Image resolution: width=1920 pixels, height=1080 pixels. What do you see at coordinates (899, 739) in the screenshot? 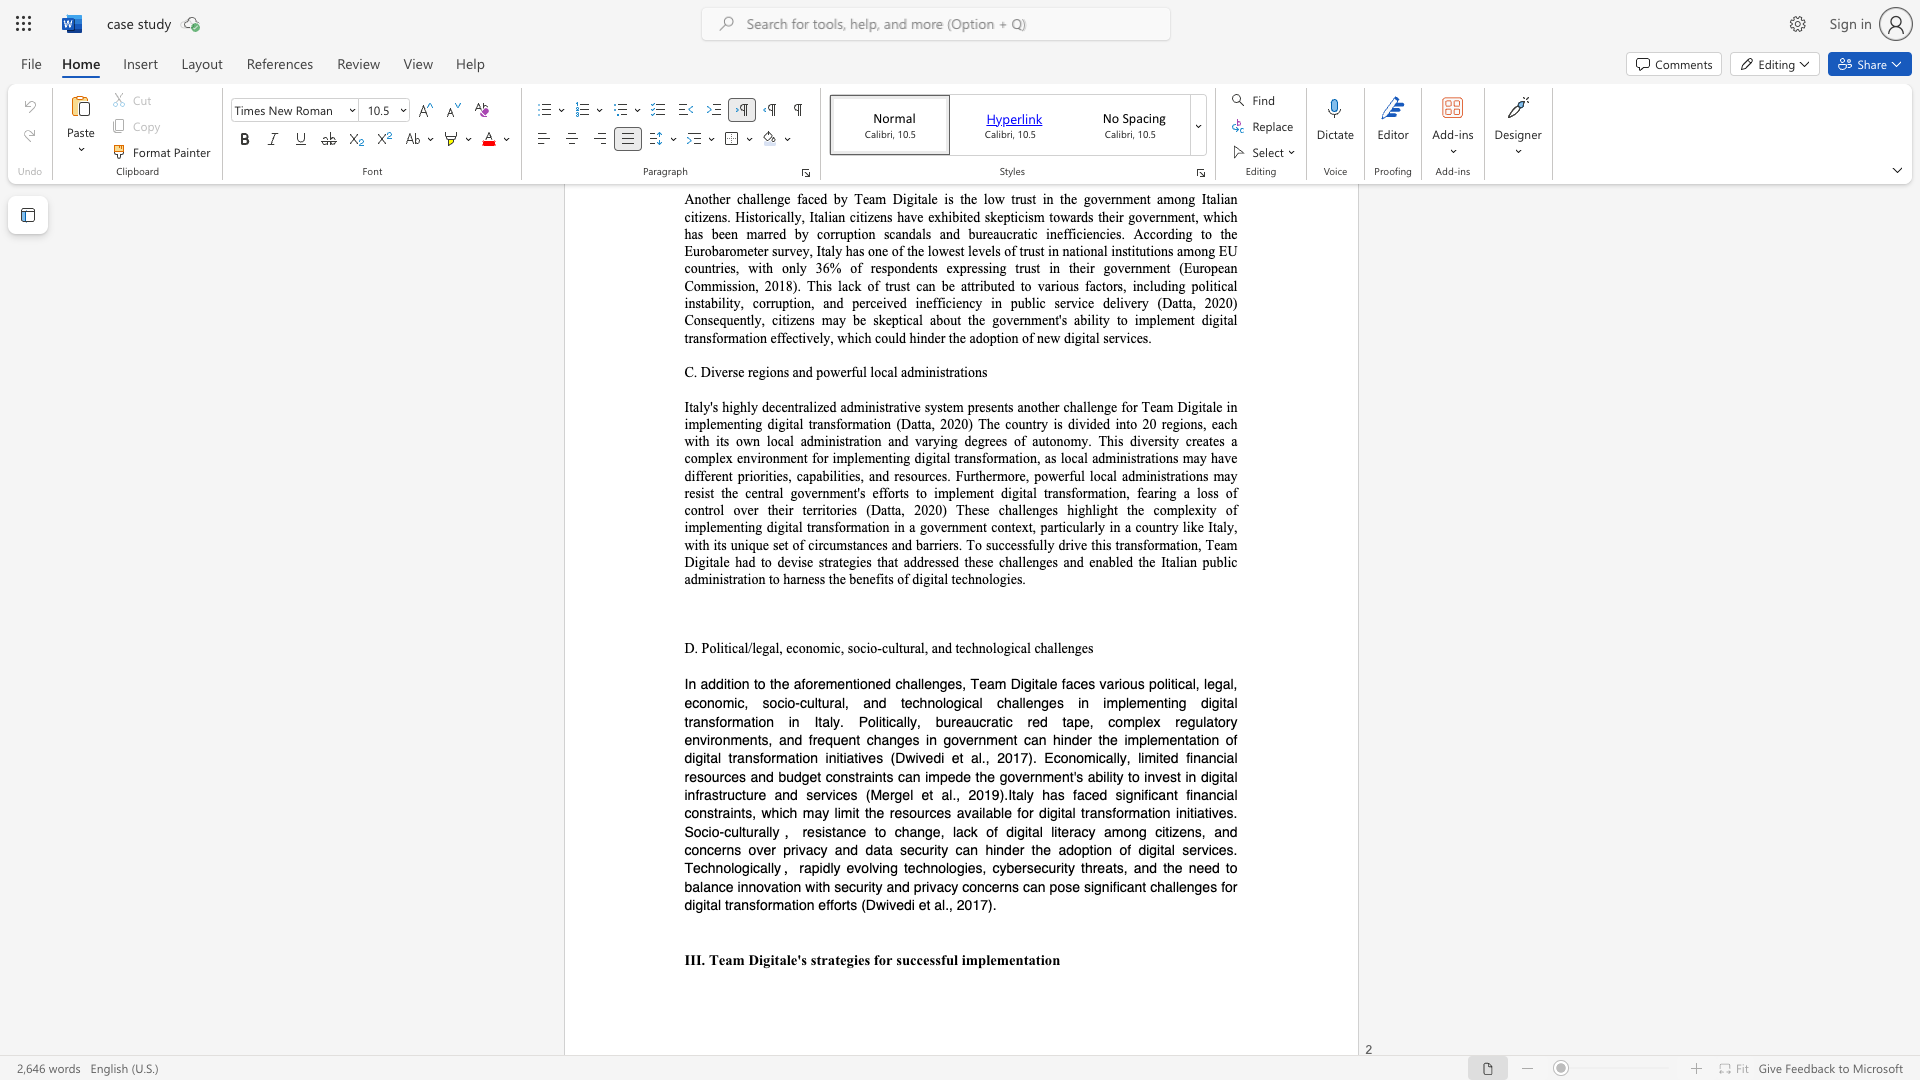
I see `the 9th character "g" in the text` at bounding box center [899, 739].